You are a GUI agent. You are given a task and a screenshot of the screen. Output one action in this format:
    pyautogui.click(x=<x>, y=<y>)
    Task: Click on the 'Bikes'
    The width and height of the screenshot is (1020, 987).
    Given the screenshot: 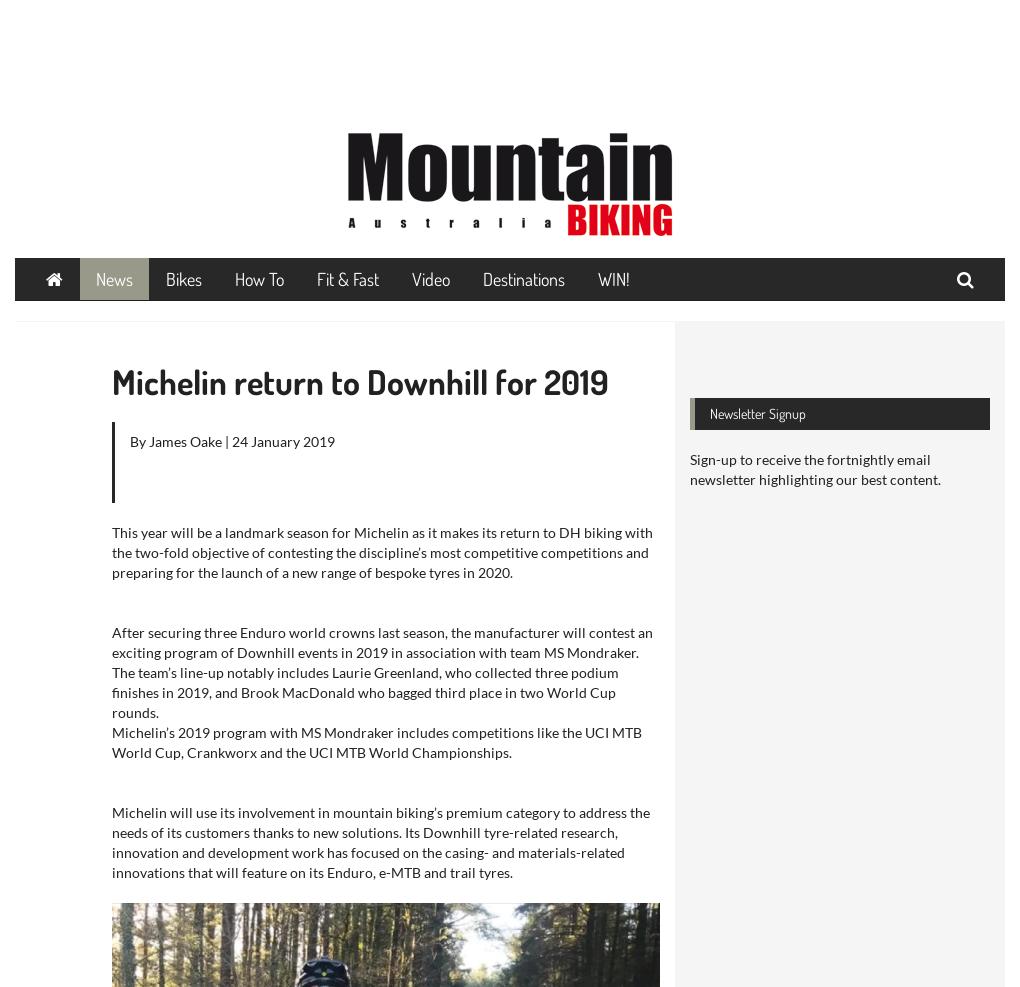 What is the action you would take?
    pyautogui.click(x=183, y=279)
    